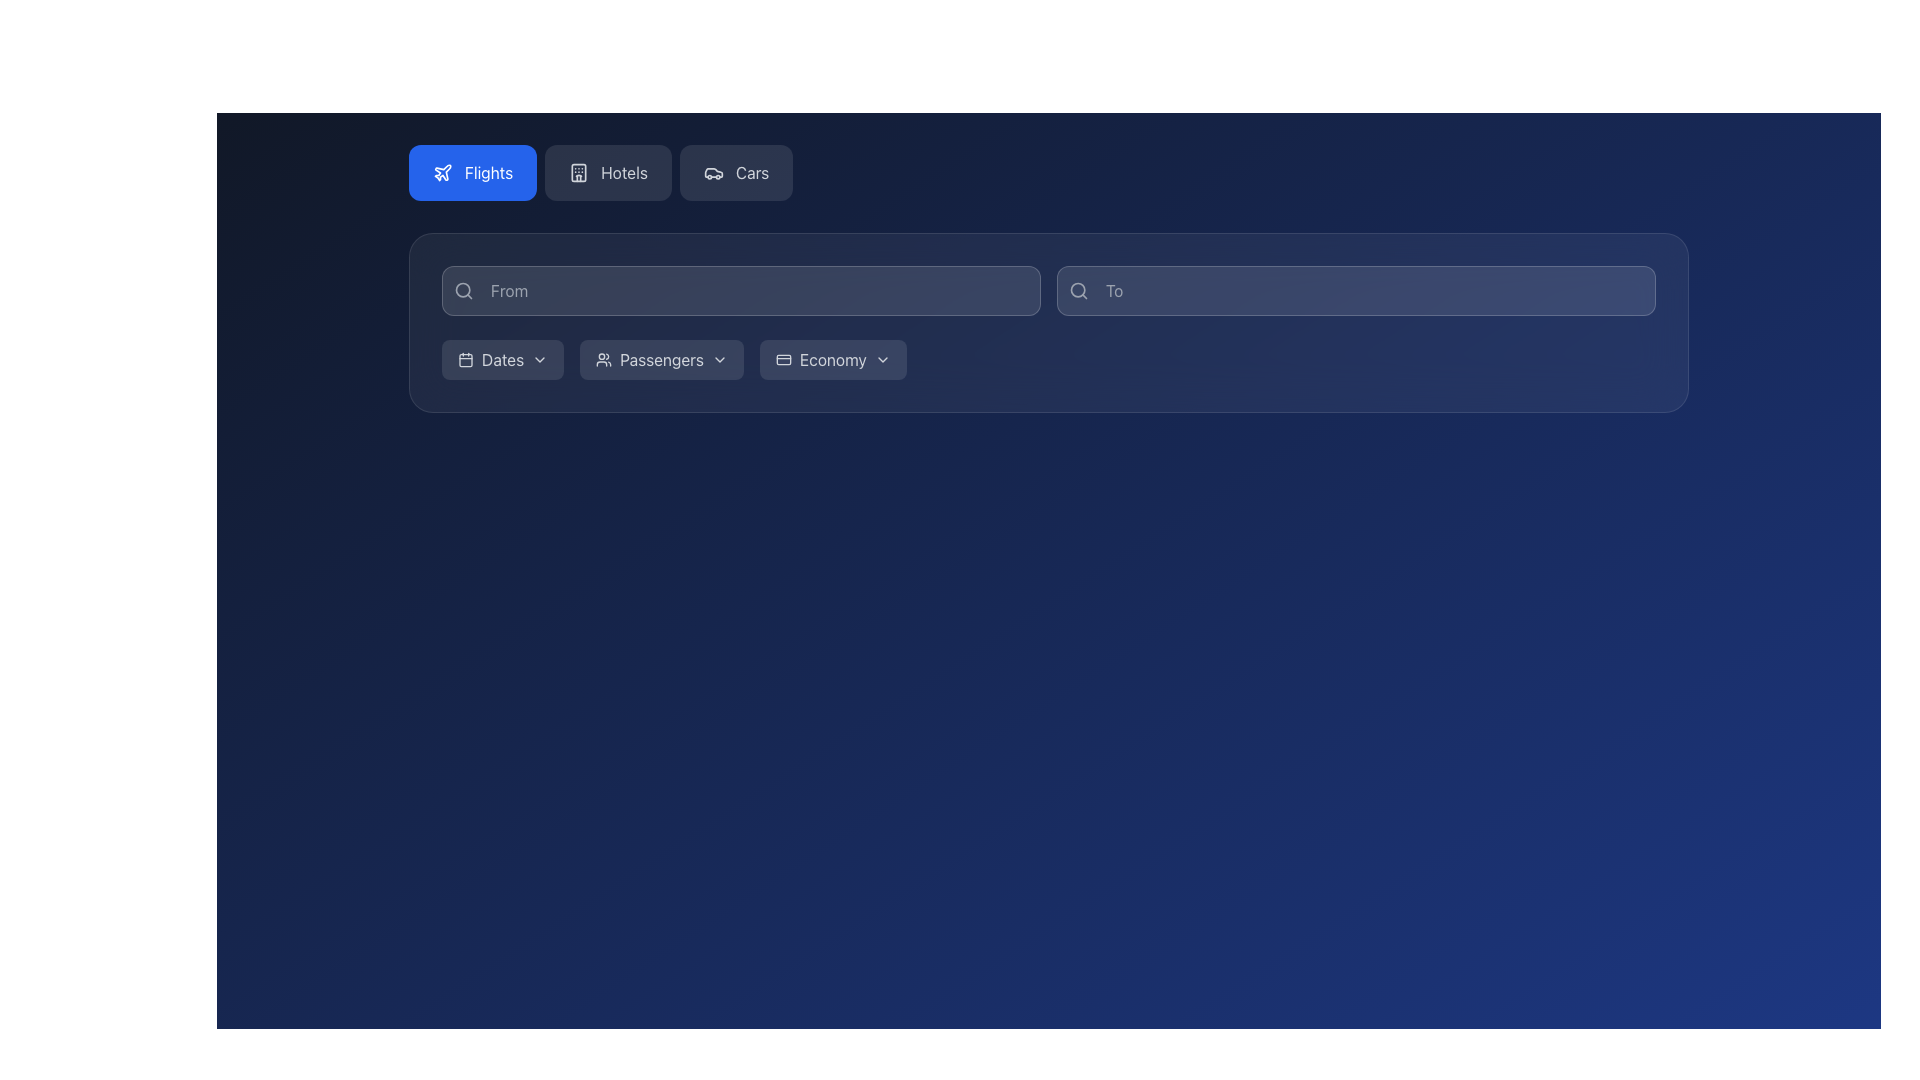 Image resolution: width=1920 pixels, height=1080 pixels. I want to click on the button containing the gray SVG icon of a group of users, which is located to the left of the 'Passengers' label, so click(603, 358).